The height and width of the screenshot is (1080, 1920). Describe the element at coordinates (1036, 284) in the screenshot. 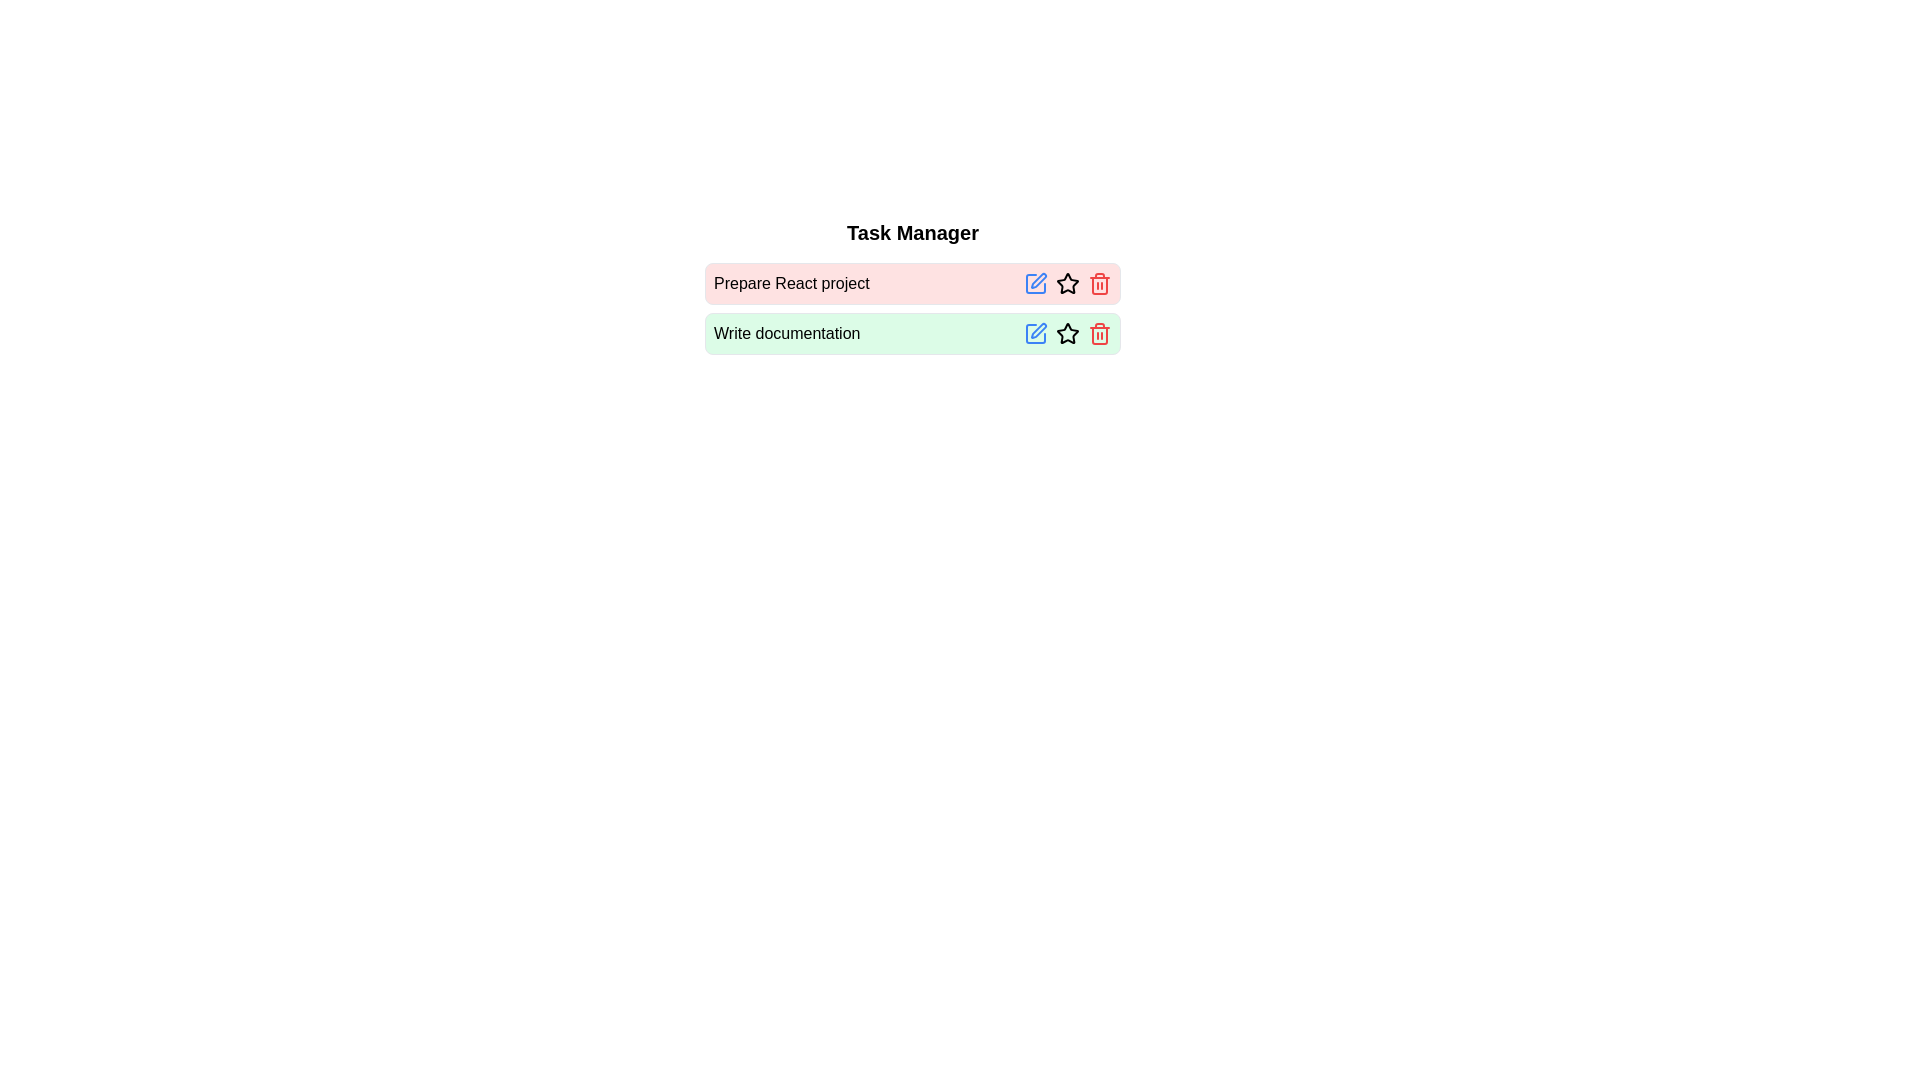

I see `the edit button located to the right of the text 'Prepare React project' in the task list to initiate editing the task` at that location.